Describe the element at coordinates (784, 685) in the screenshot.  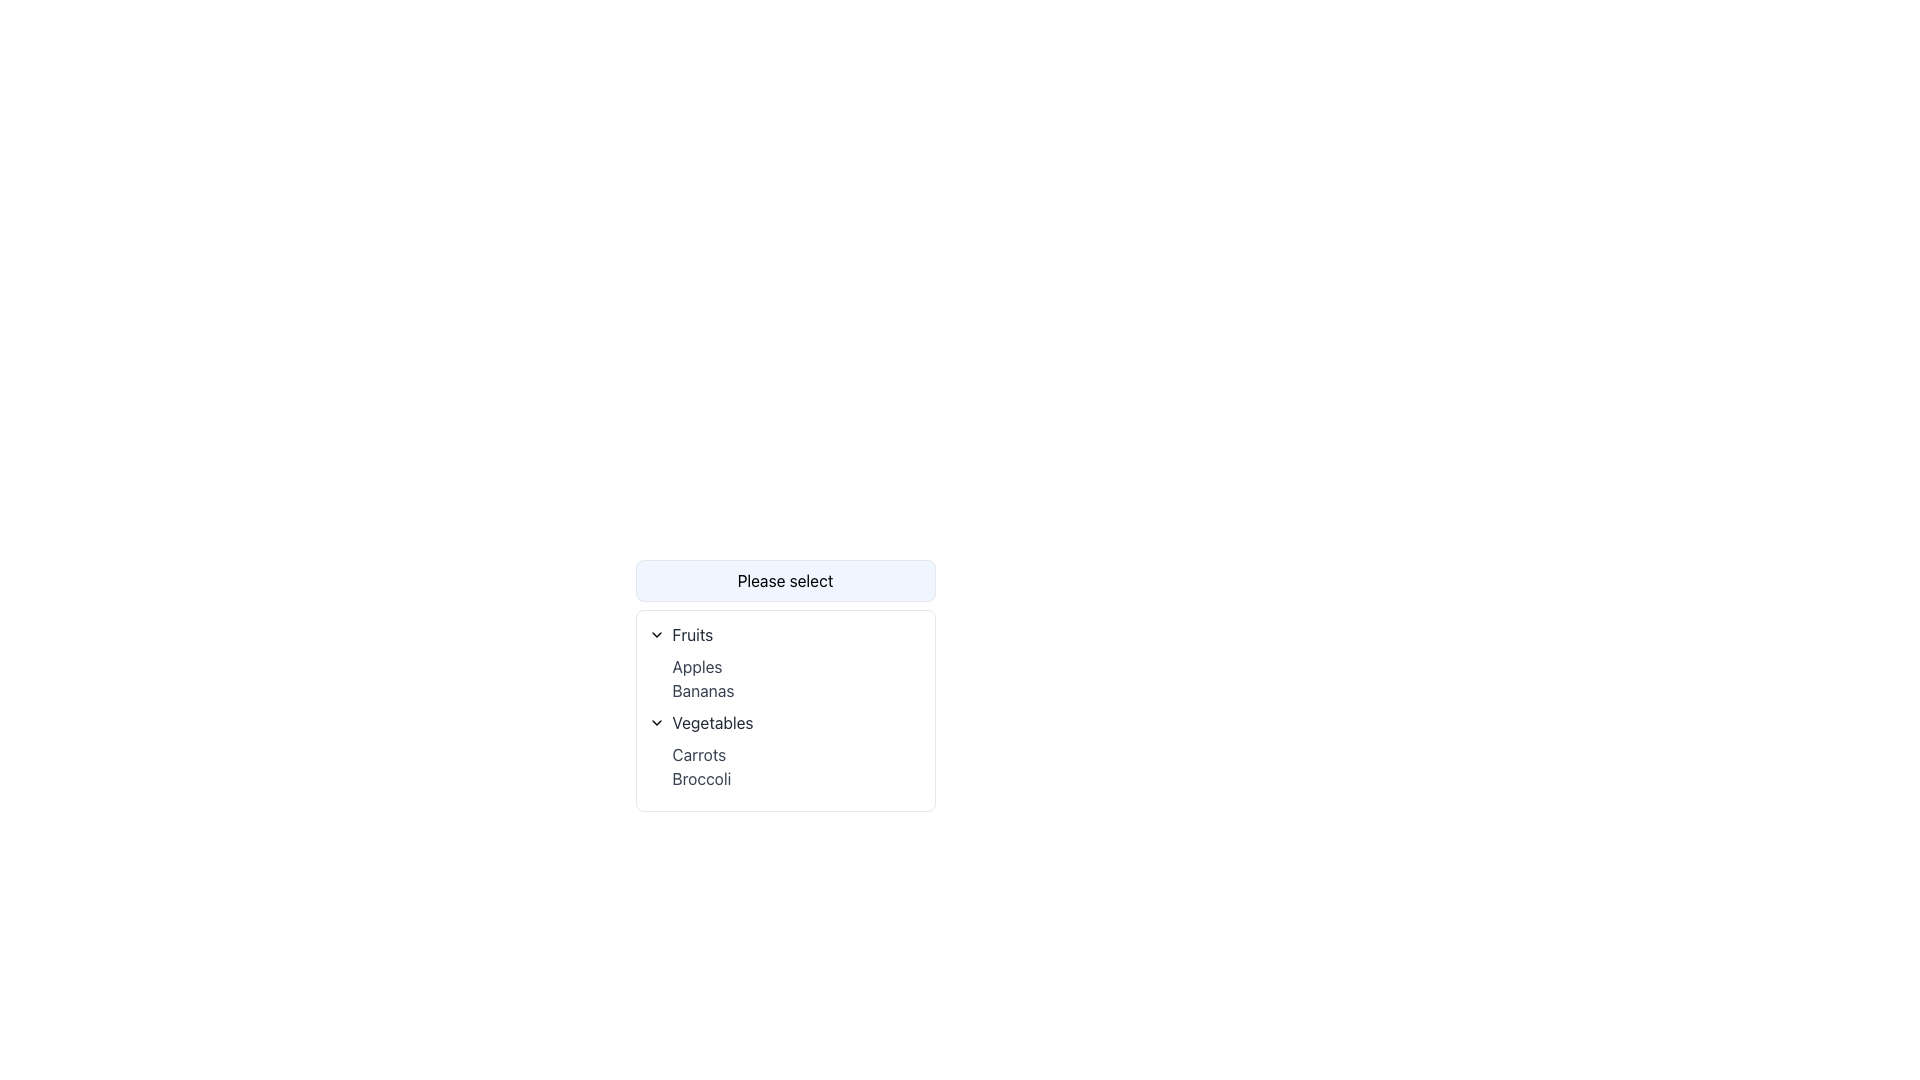
I see `individual items from the 'Fruits' dropdown menu located below the header 'Please select'` at that location.